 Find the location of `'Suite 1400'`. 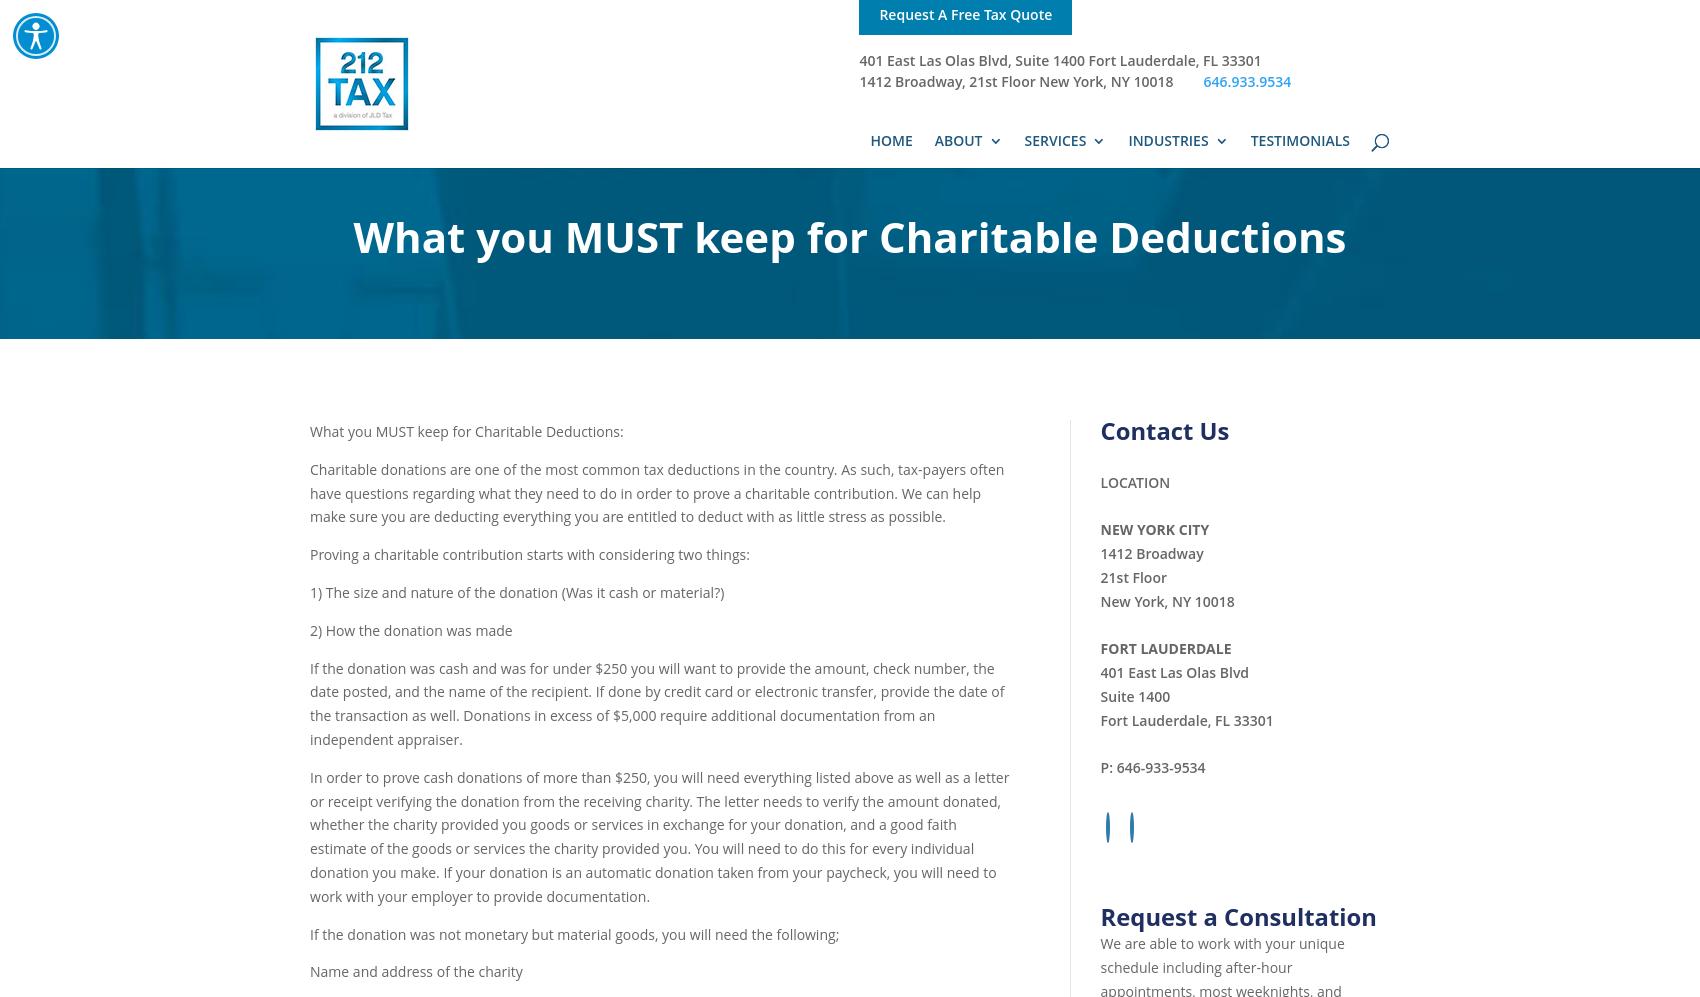

'Suite 1400' is located at coordinates (1134, 694).